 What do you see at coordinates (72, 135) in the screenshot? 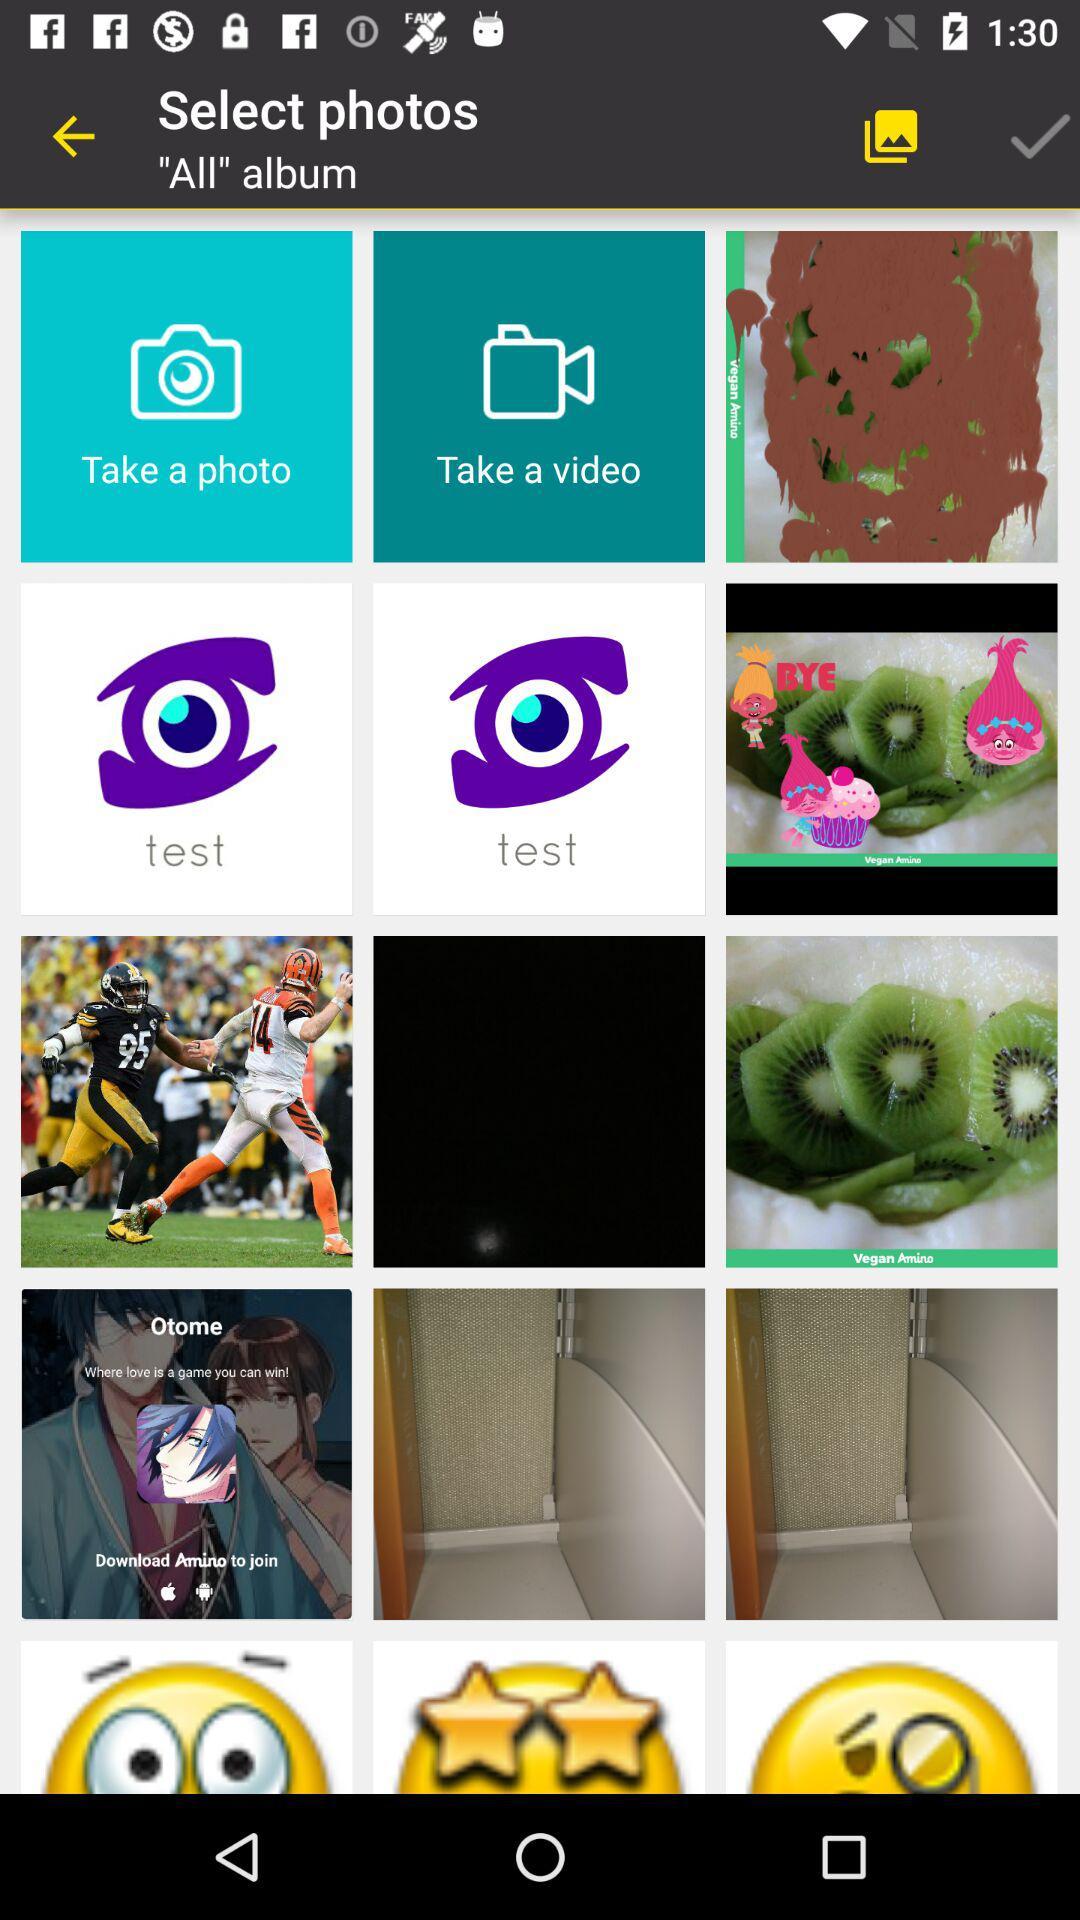
I see `app to the left of select photos` at bounding box center [72, 135].